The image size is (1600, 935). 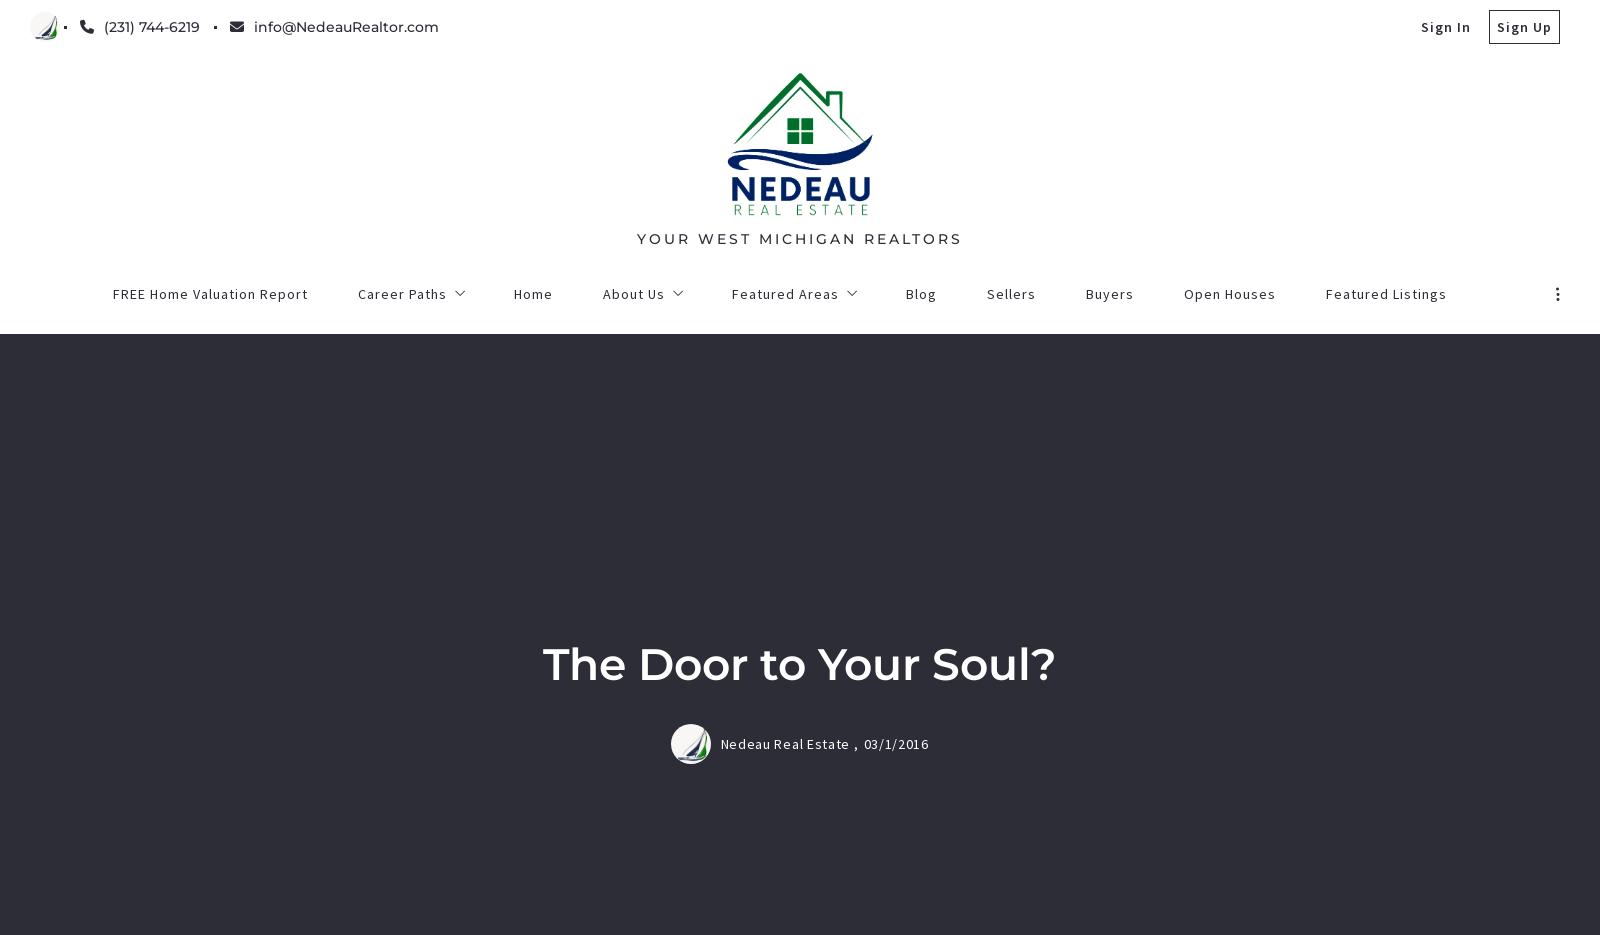 I want to click on 'Sellers', so click(x=513, y=863).